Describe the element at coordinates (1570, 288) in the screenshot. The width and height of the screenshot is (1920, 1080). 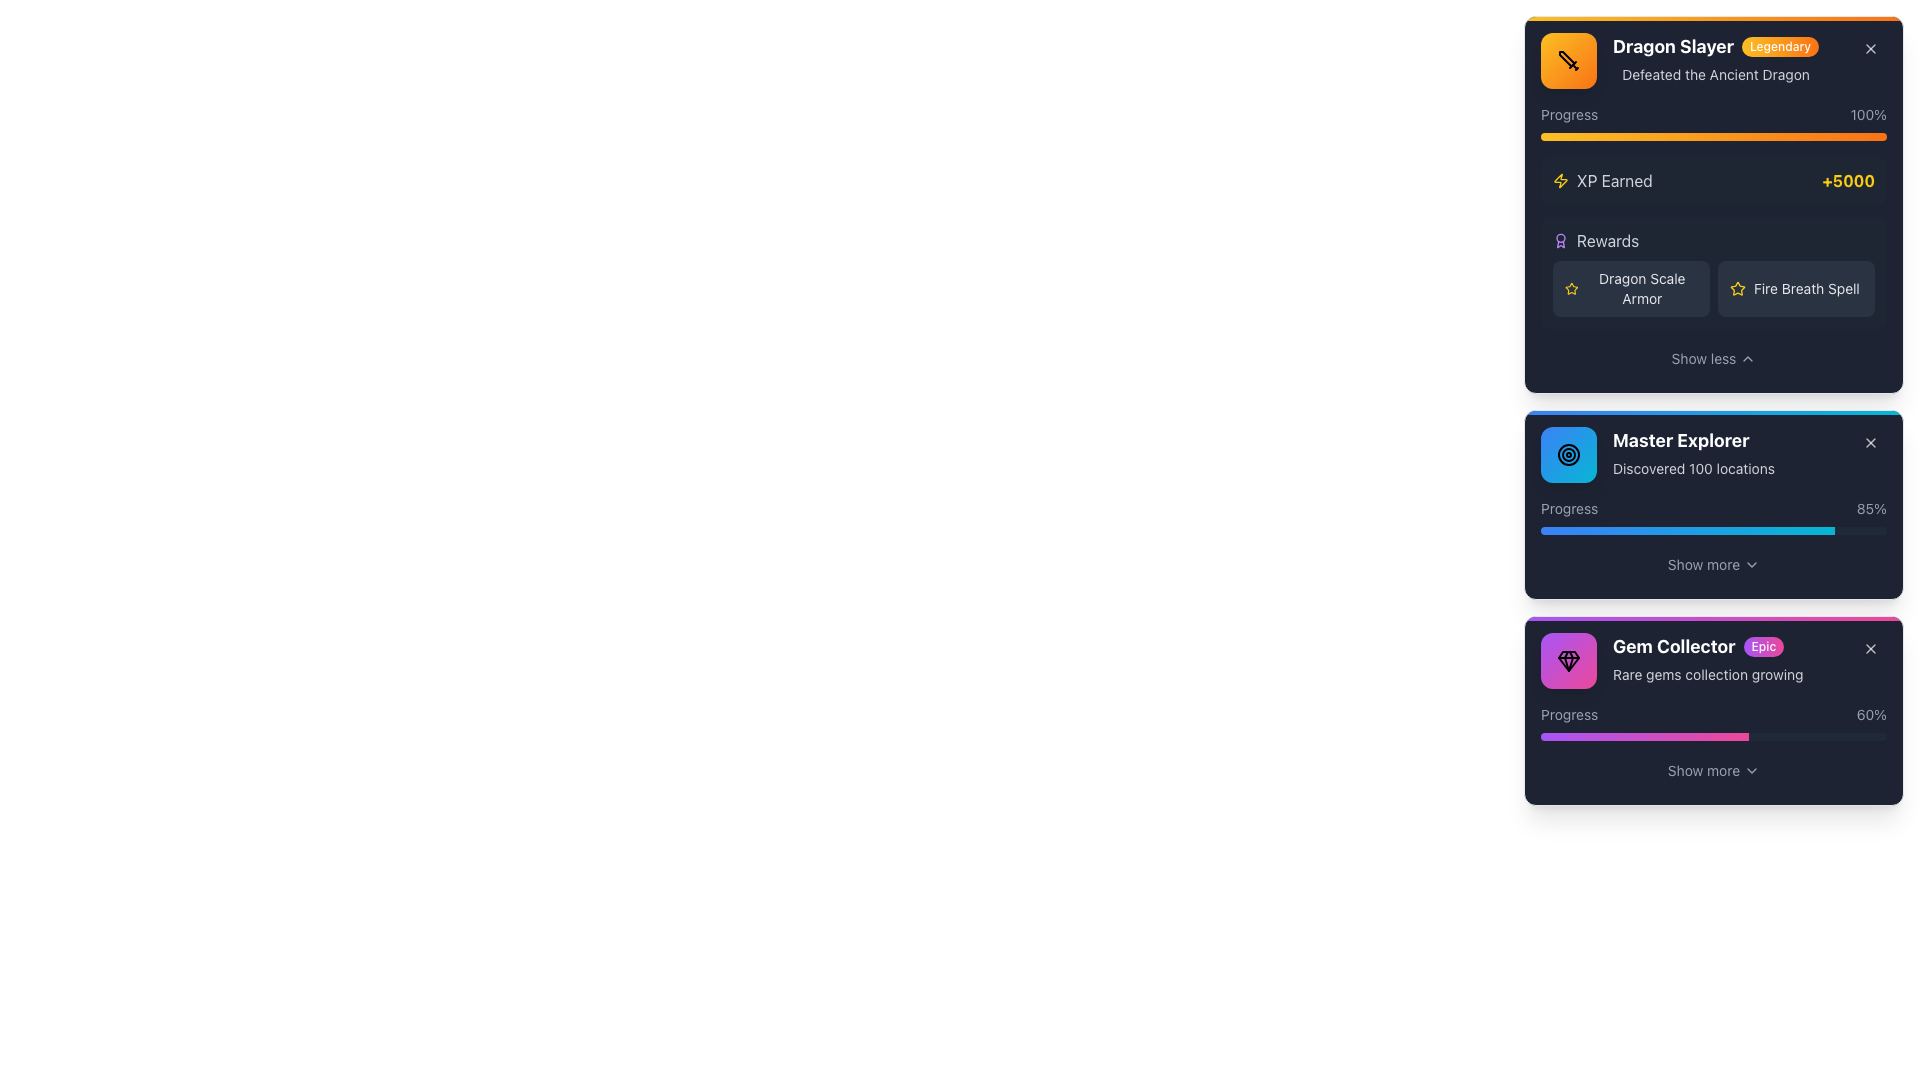
I see `the yellow star-shaped icon located in the Rewards section of the Dragon Slayer card, adjacent to the Fire Breath Spell reward icon` at that location.